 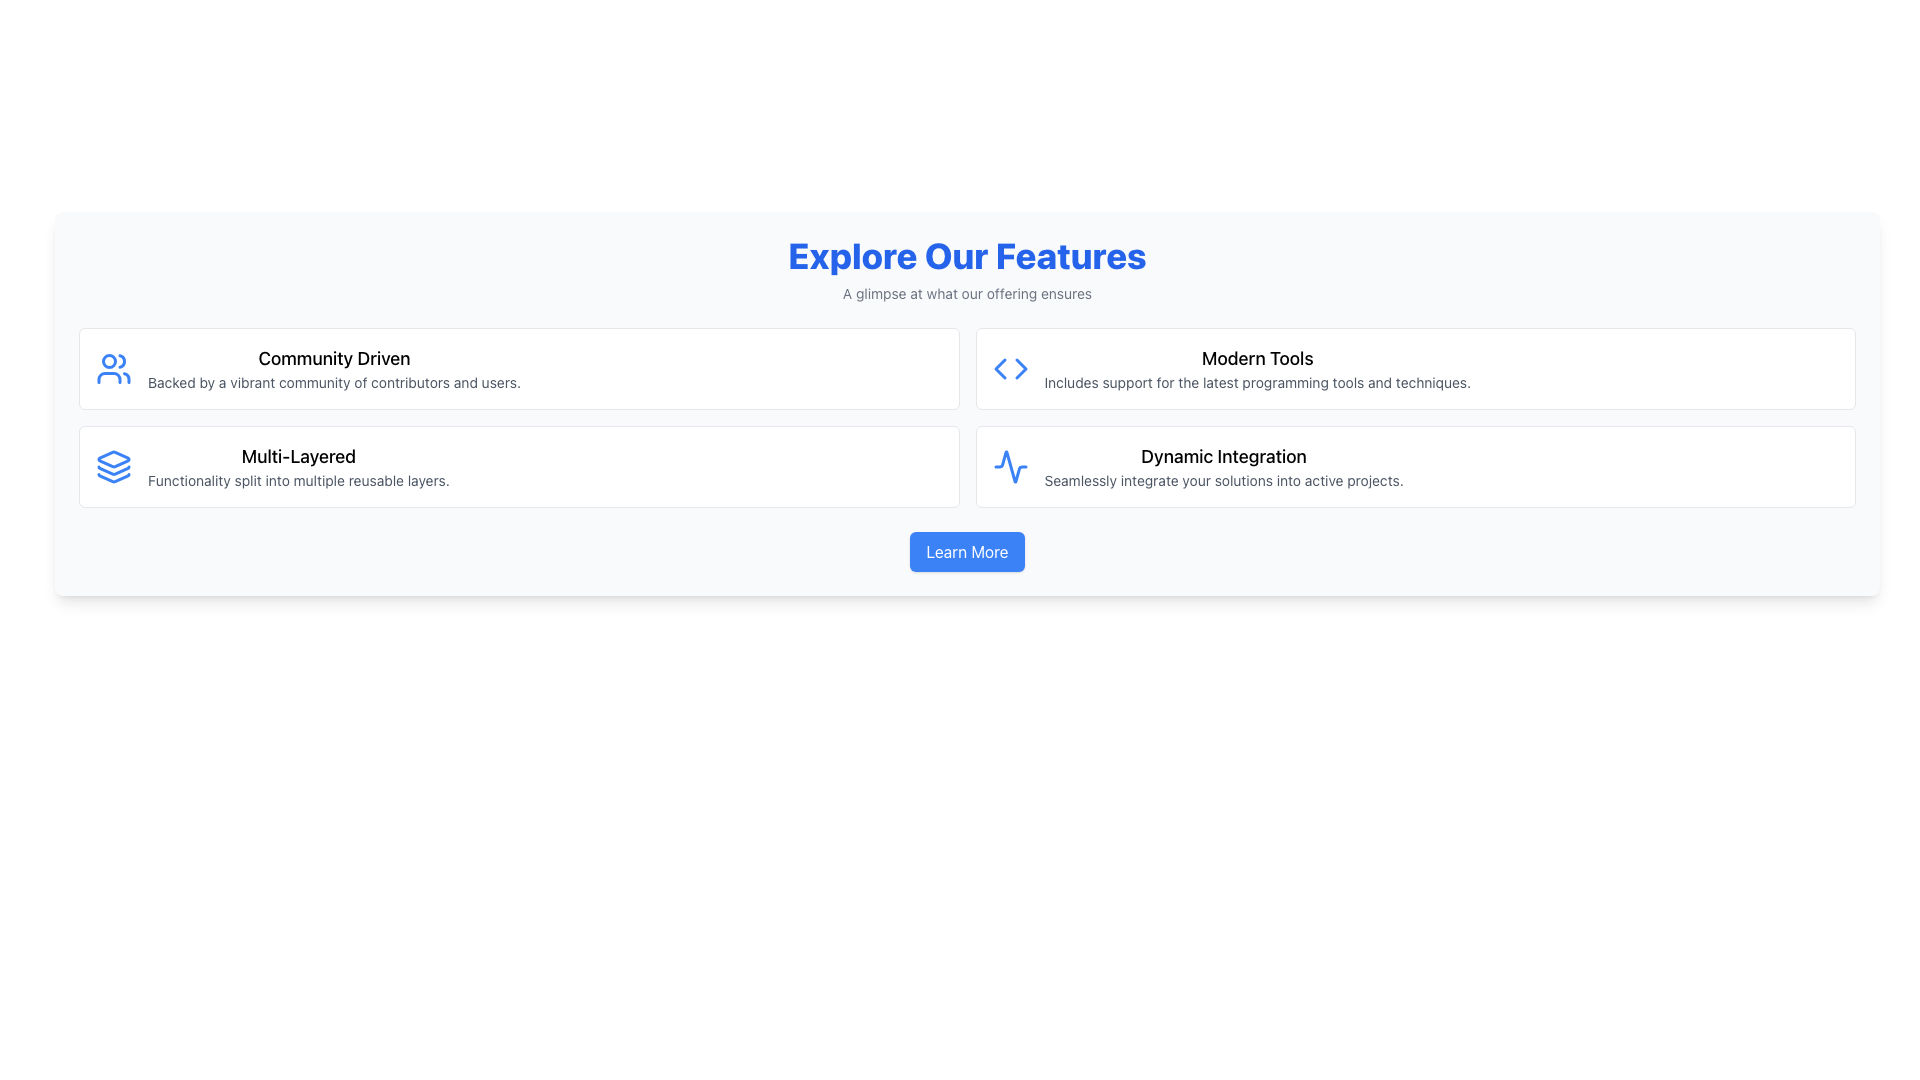 I want to click on the decorative graphical icon that reinforces the 'Multi-Layered' theme, located at the bottom of the series of icon shapes in the lower-left section of the grid layout, so click(x=113, y=478).